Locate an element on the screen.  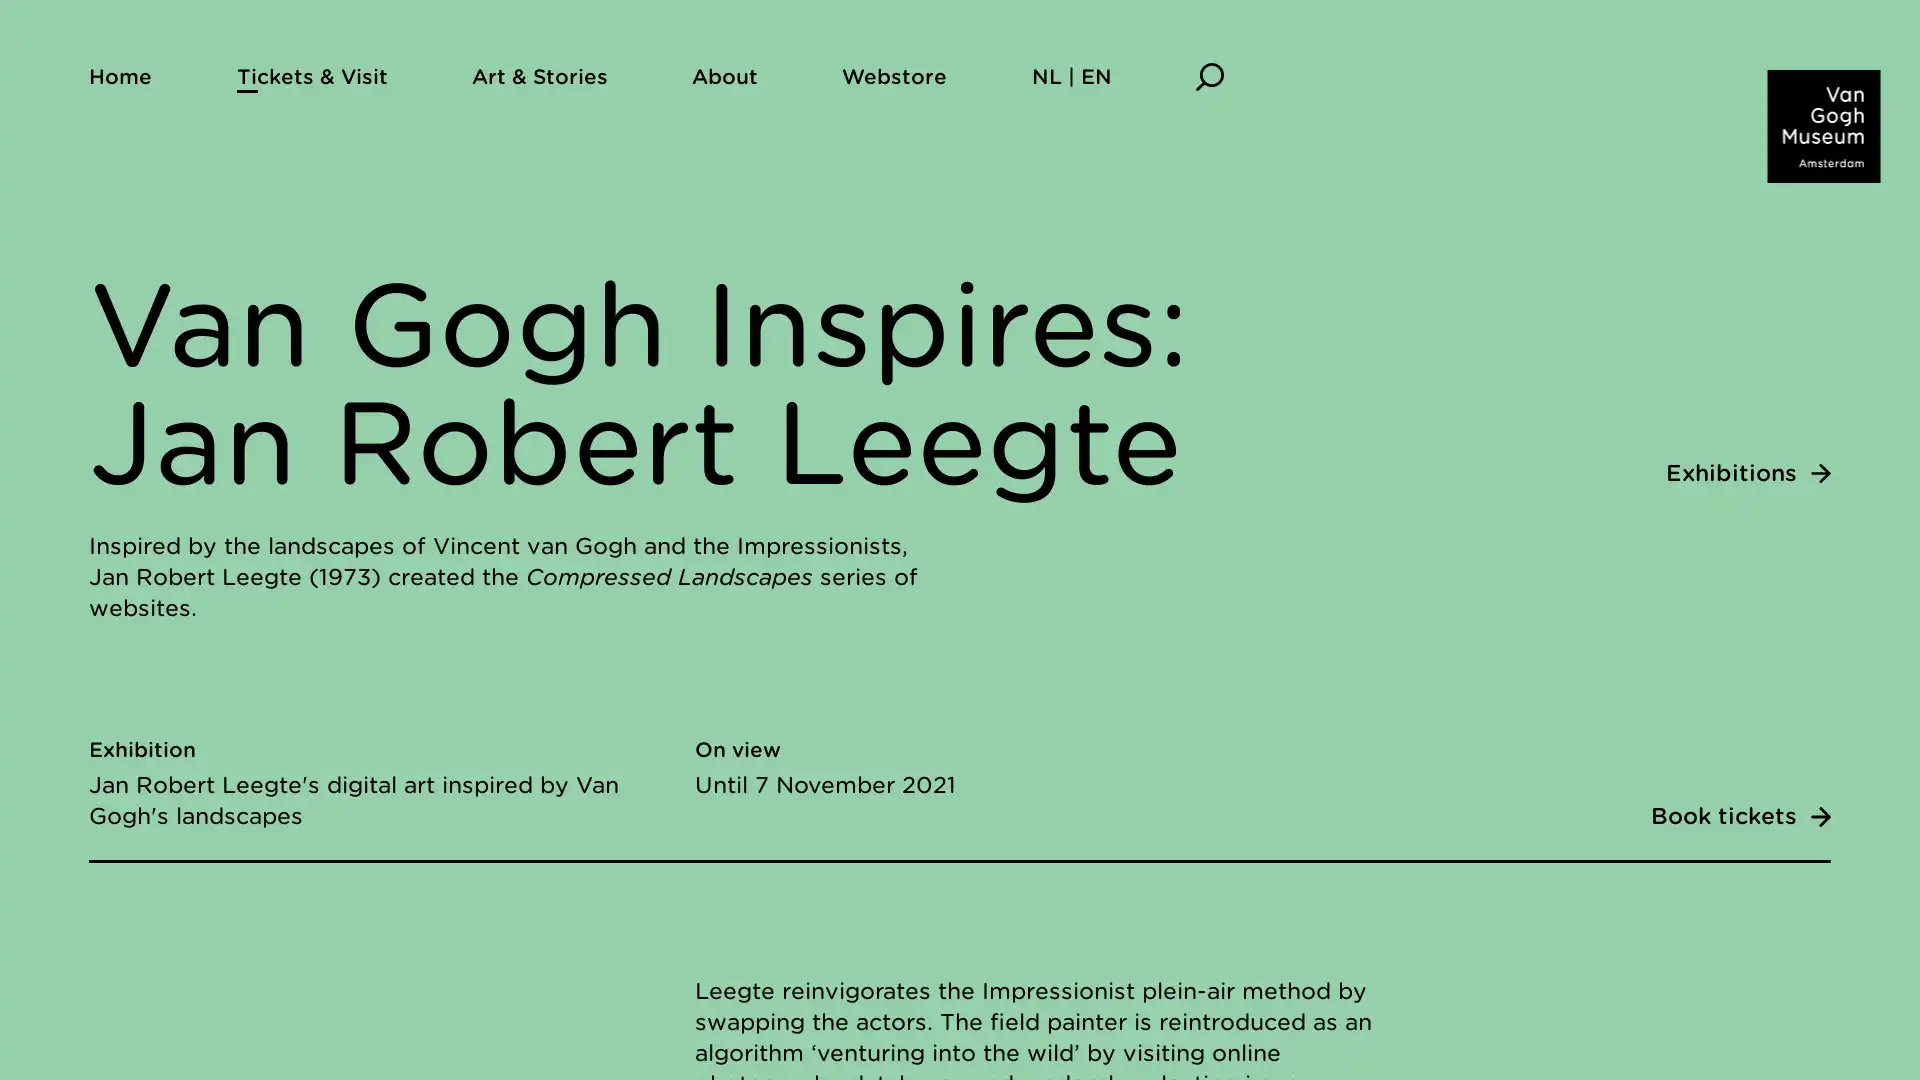
Search is located at coordinates (1208, 75).